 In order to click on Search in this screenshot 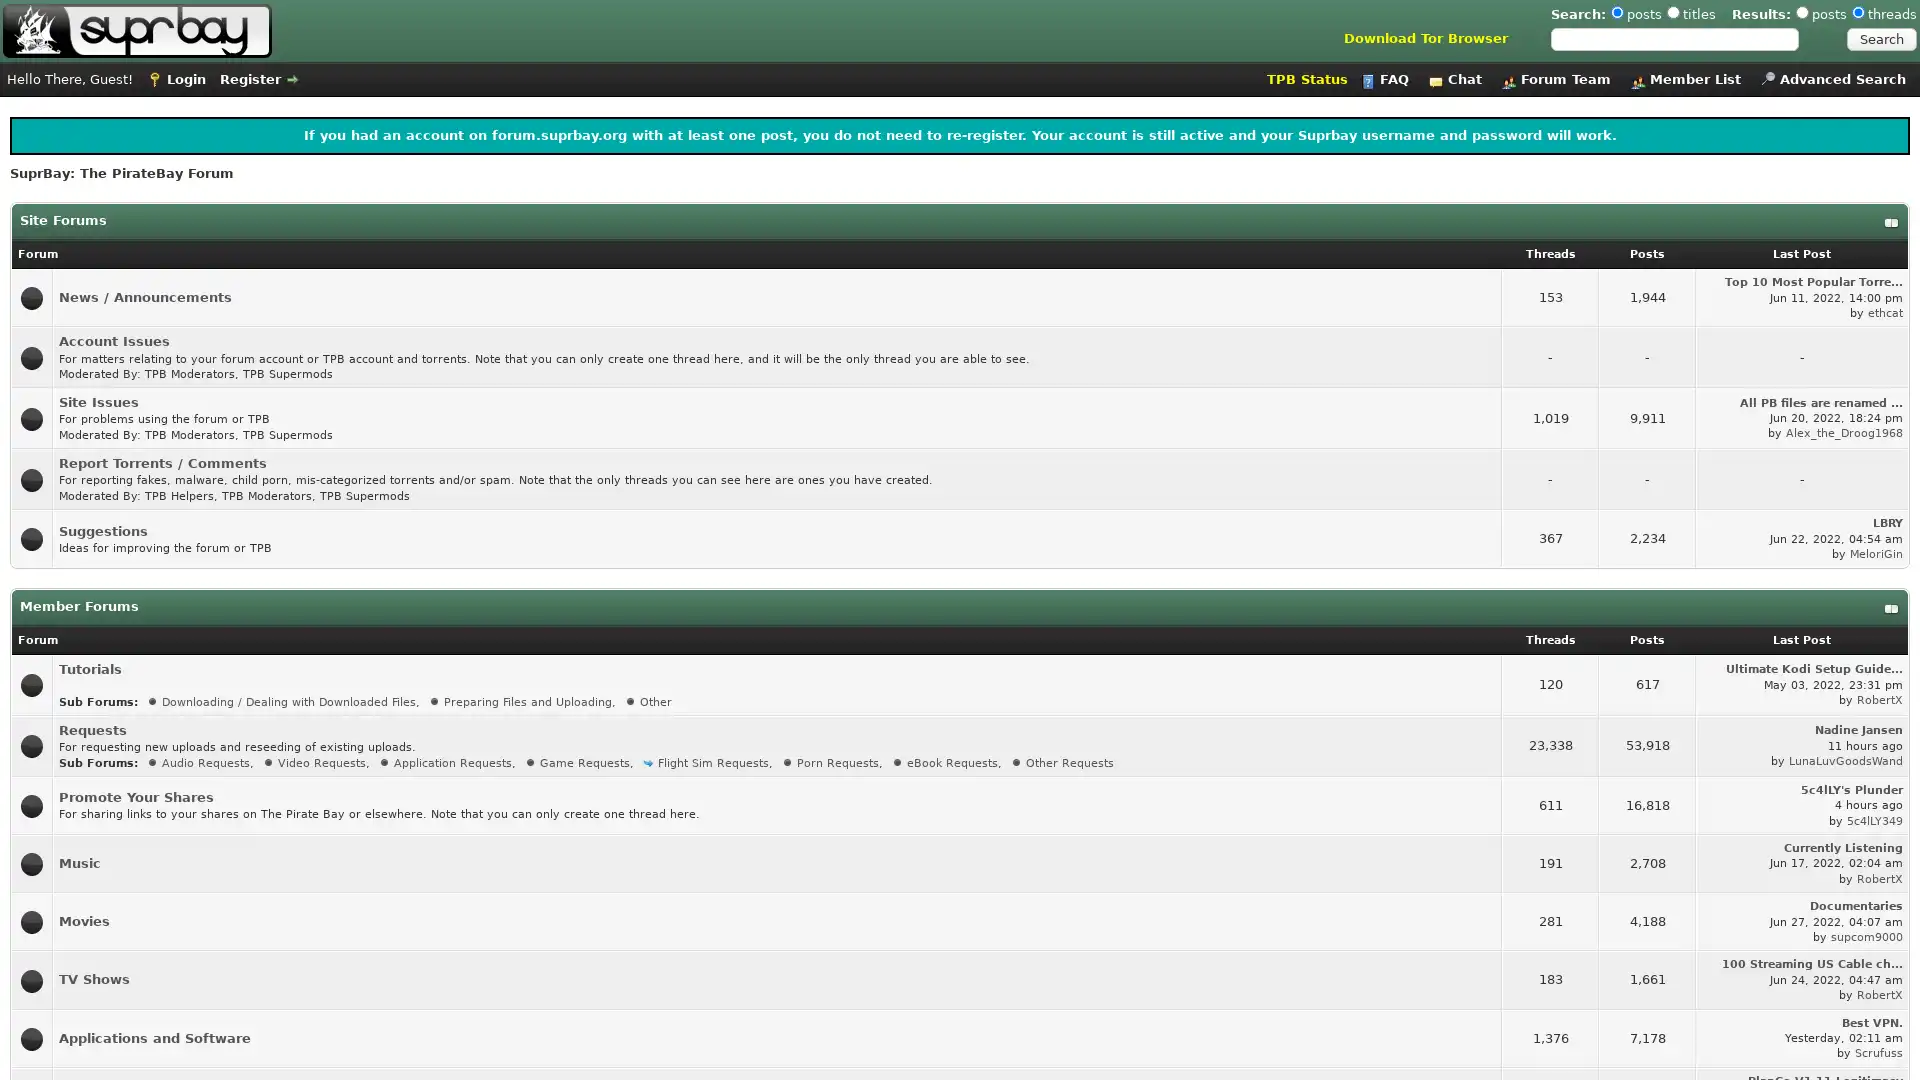, I will do `click(1880, 39)`.